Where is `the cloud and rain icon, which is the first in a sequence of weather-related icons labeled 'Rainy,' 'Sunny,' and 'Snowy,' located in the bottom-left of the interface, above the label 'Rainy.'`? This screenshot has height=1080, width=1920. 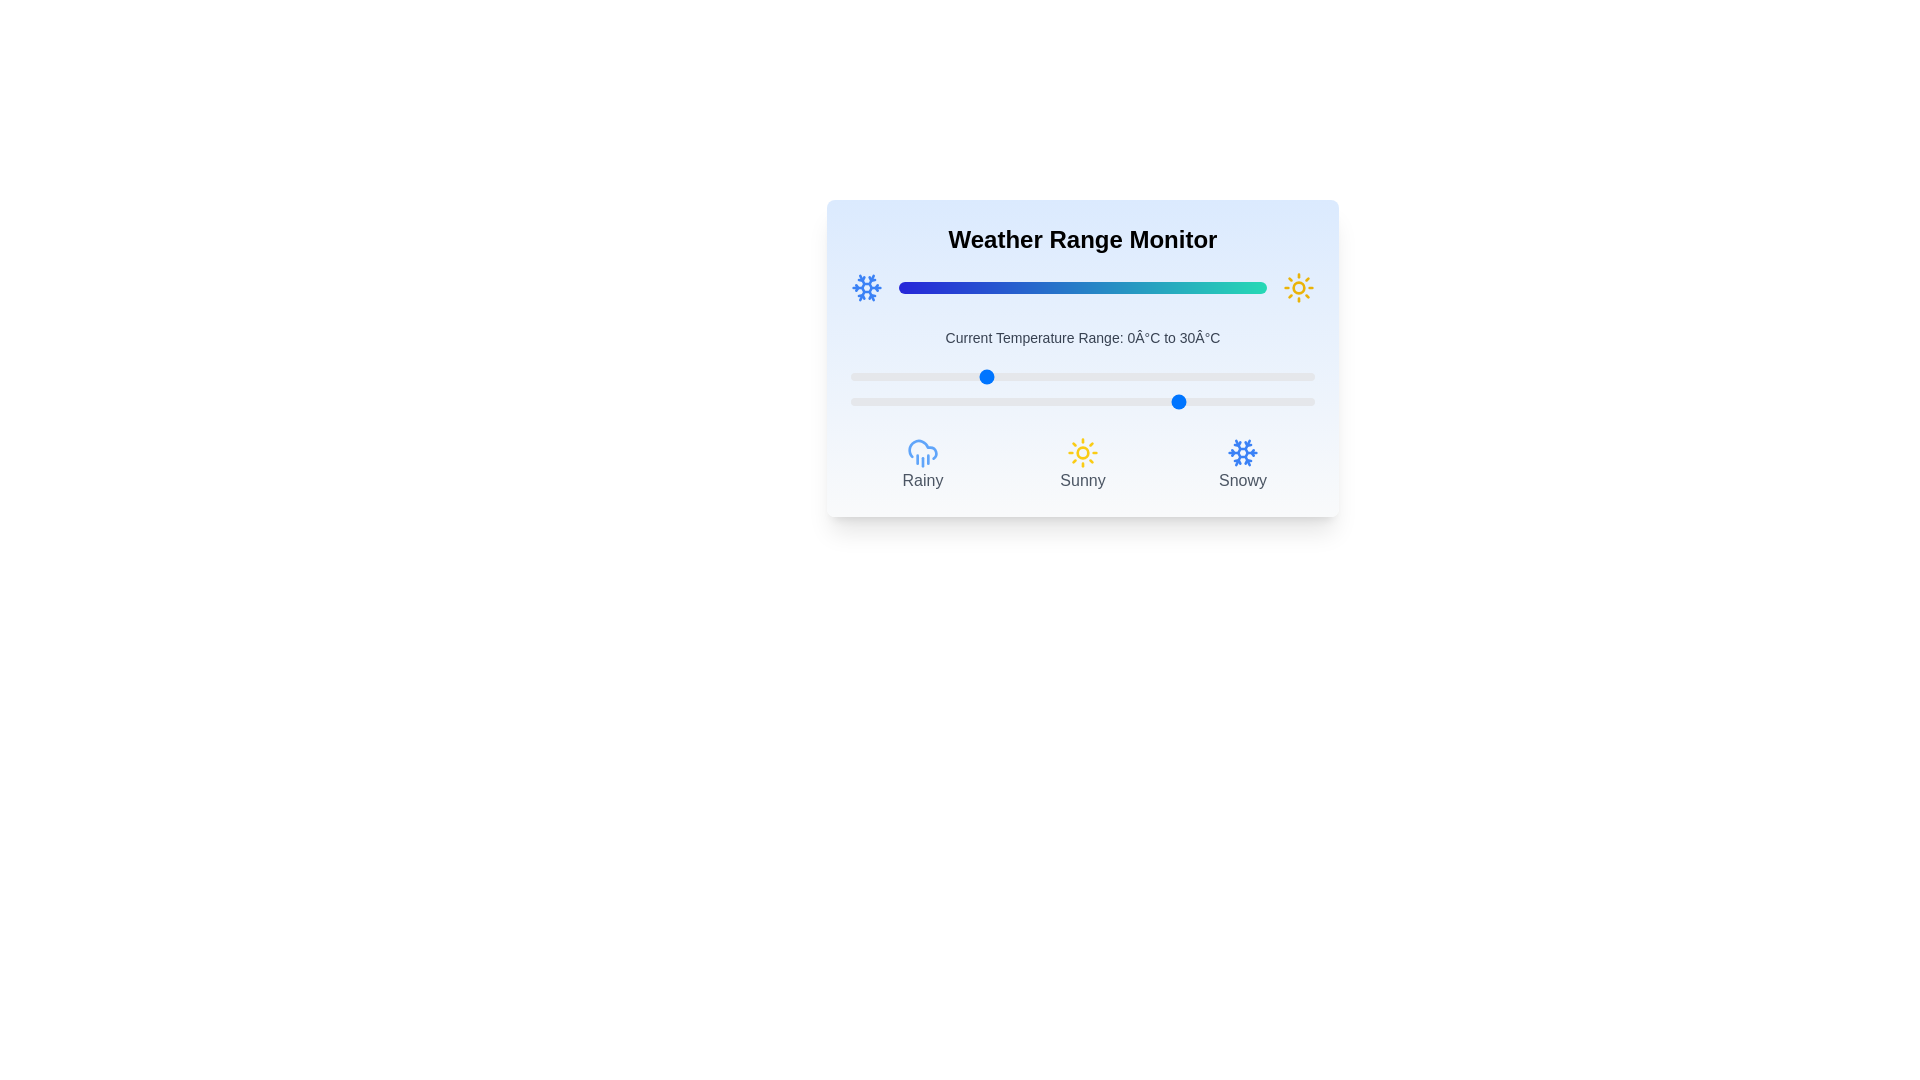
the cloud and rain icon, which is the first in a sequence of weather-related icons labeled 'Rainy,' 'Sunny,' and 'Snowy,' located in the bottom-left of the interface, above the label 'Rainy.' is located at coordinates (921, 448).